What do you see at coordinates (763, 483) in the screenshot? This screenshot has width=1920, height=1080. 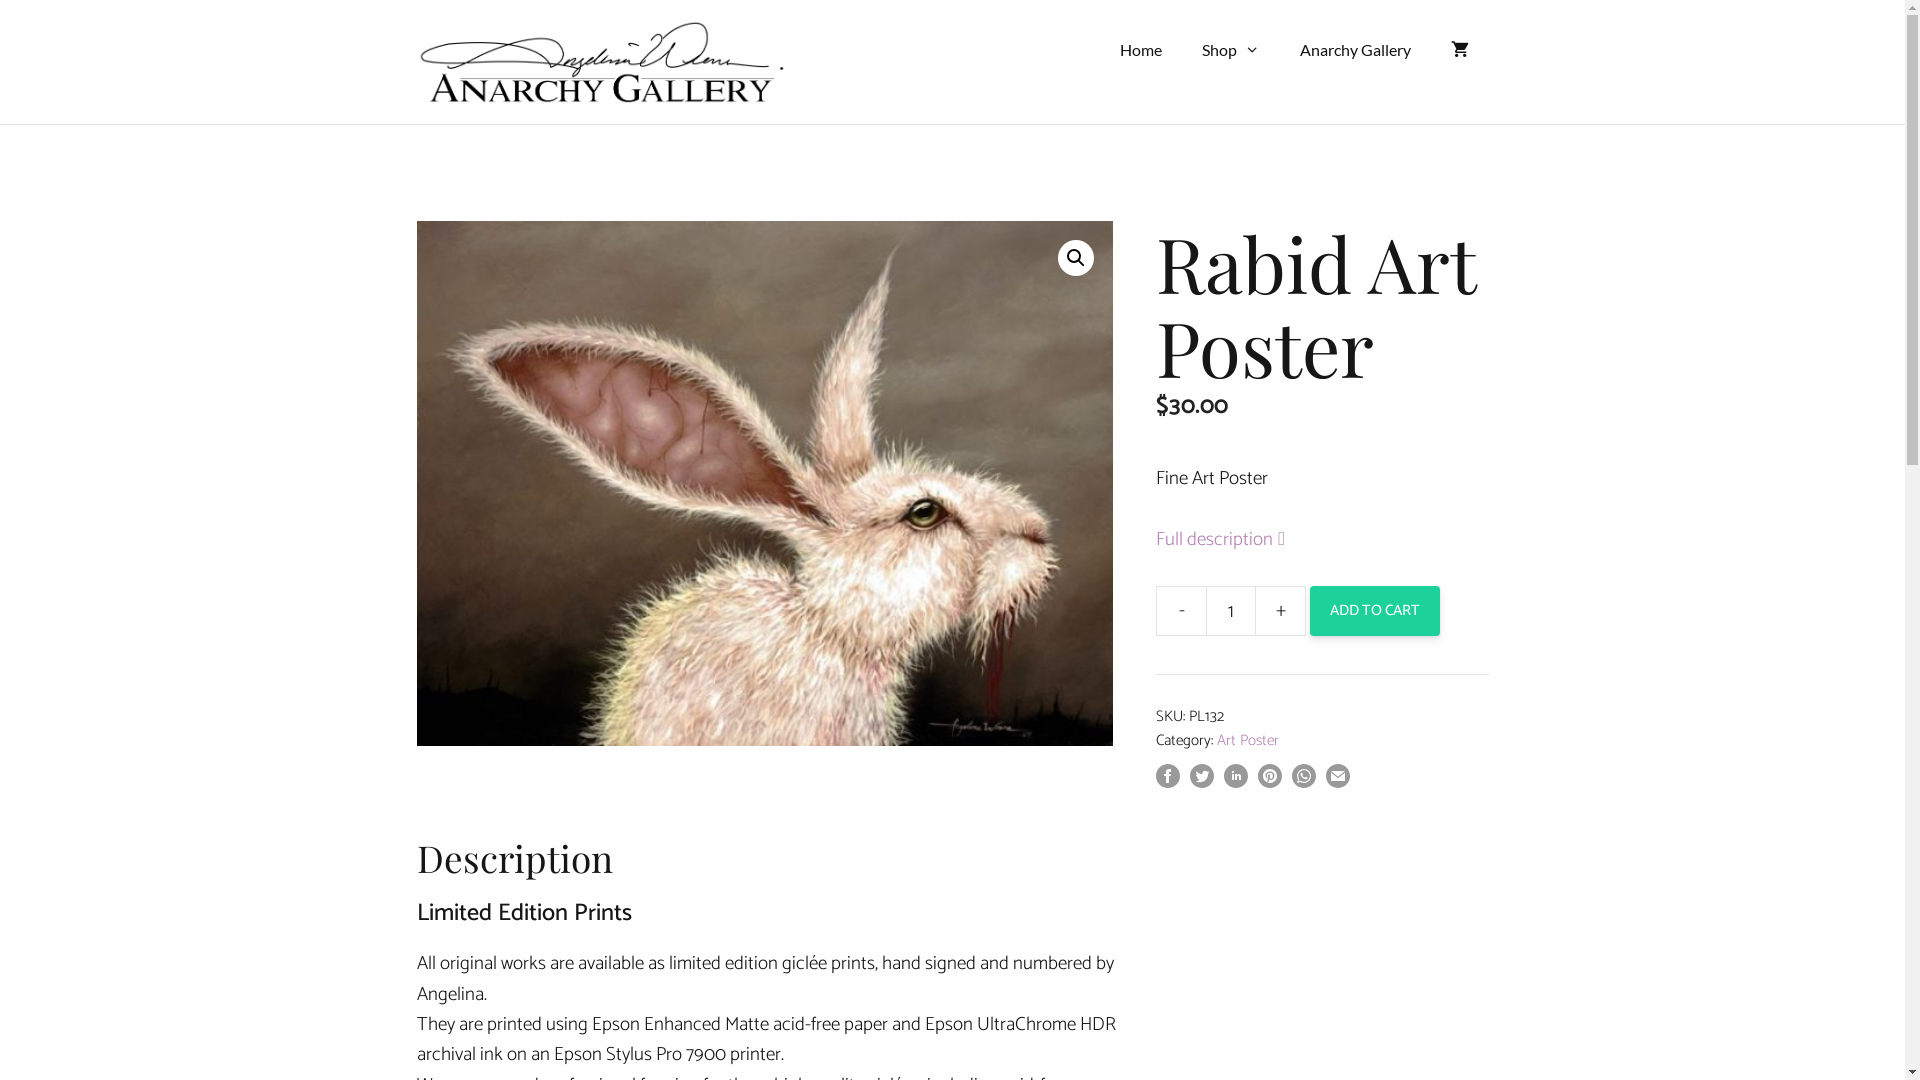 I see `'Rabid-670W-4.jpg'` at bounding box center [763, 483].